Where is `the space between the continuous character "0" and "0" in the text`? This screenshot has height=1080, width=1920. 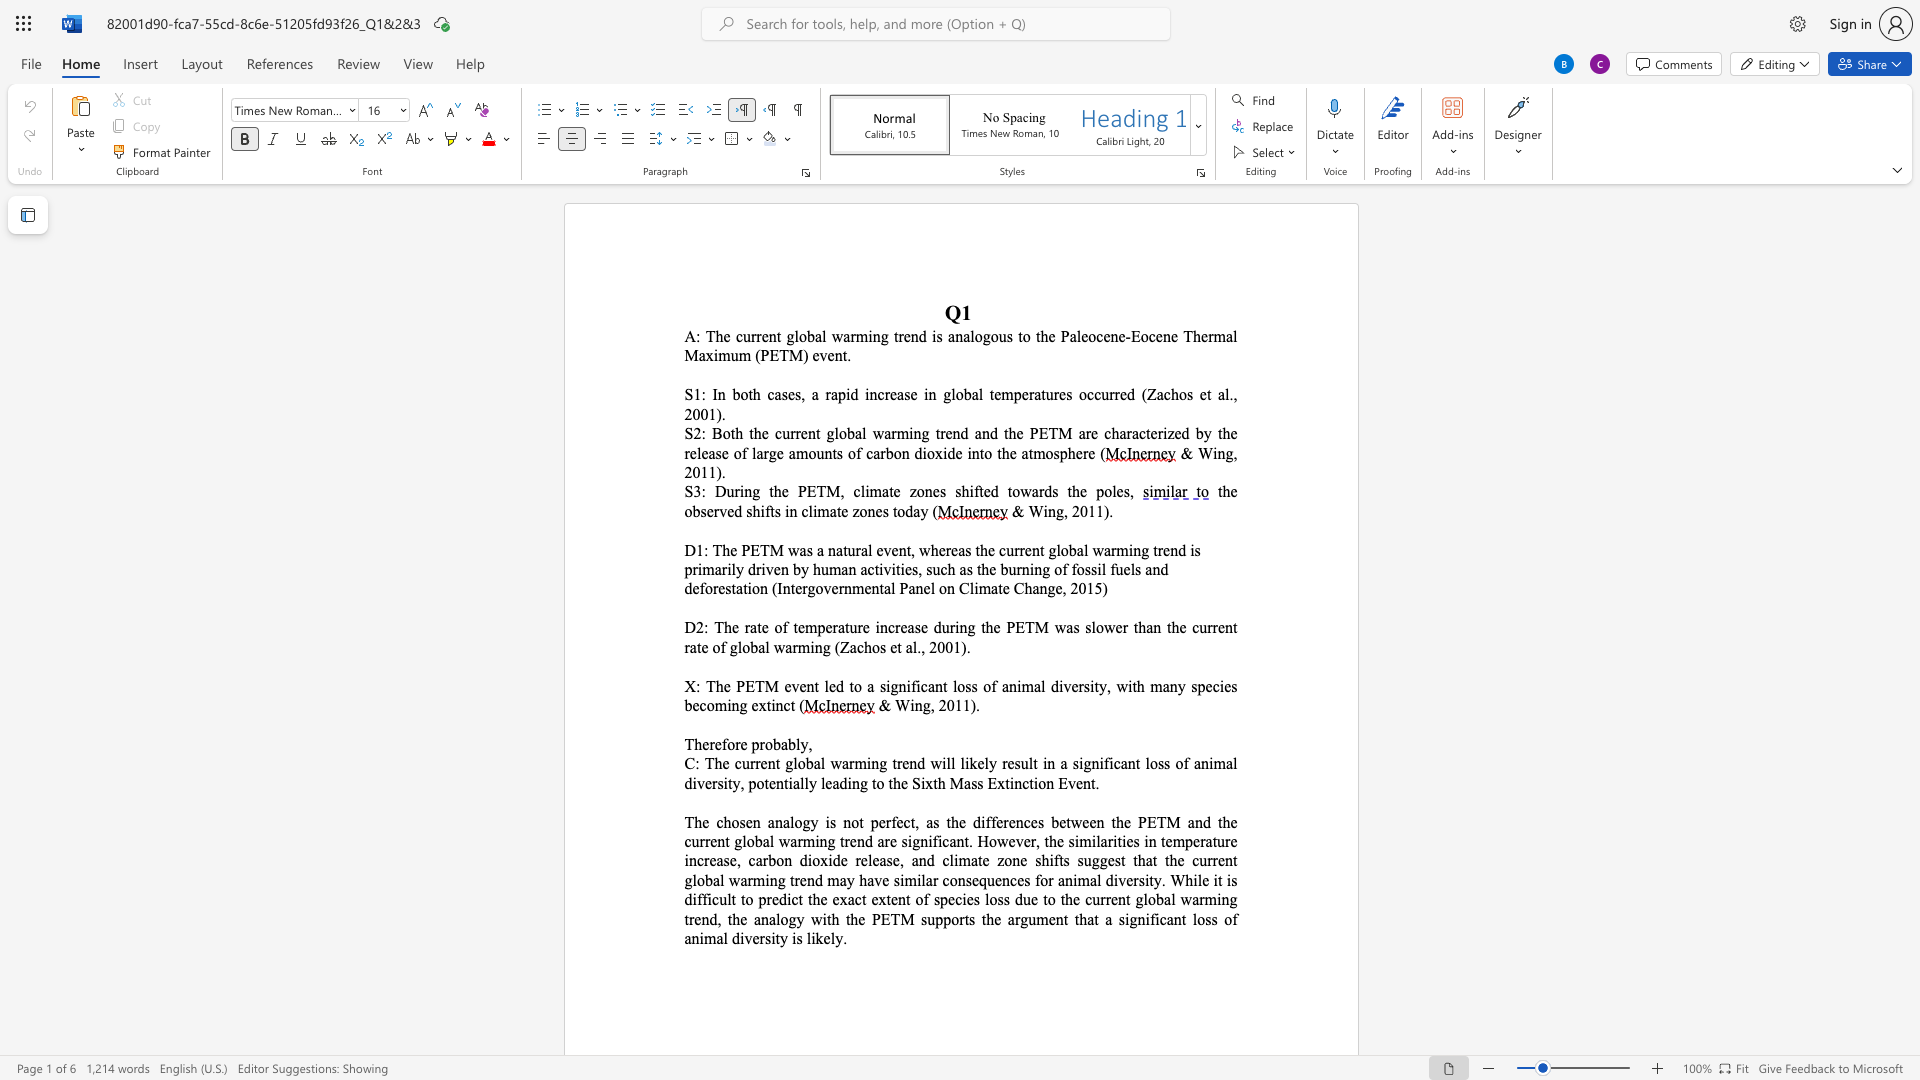 the space between the continuous character "0" and "0" in the text is located at coordinates (700, 413).